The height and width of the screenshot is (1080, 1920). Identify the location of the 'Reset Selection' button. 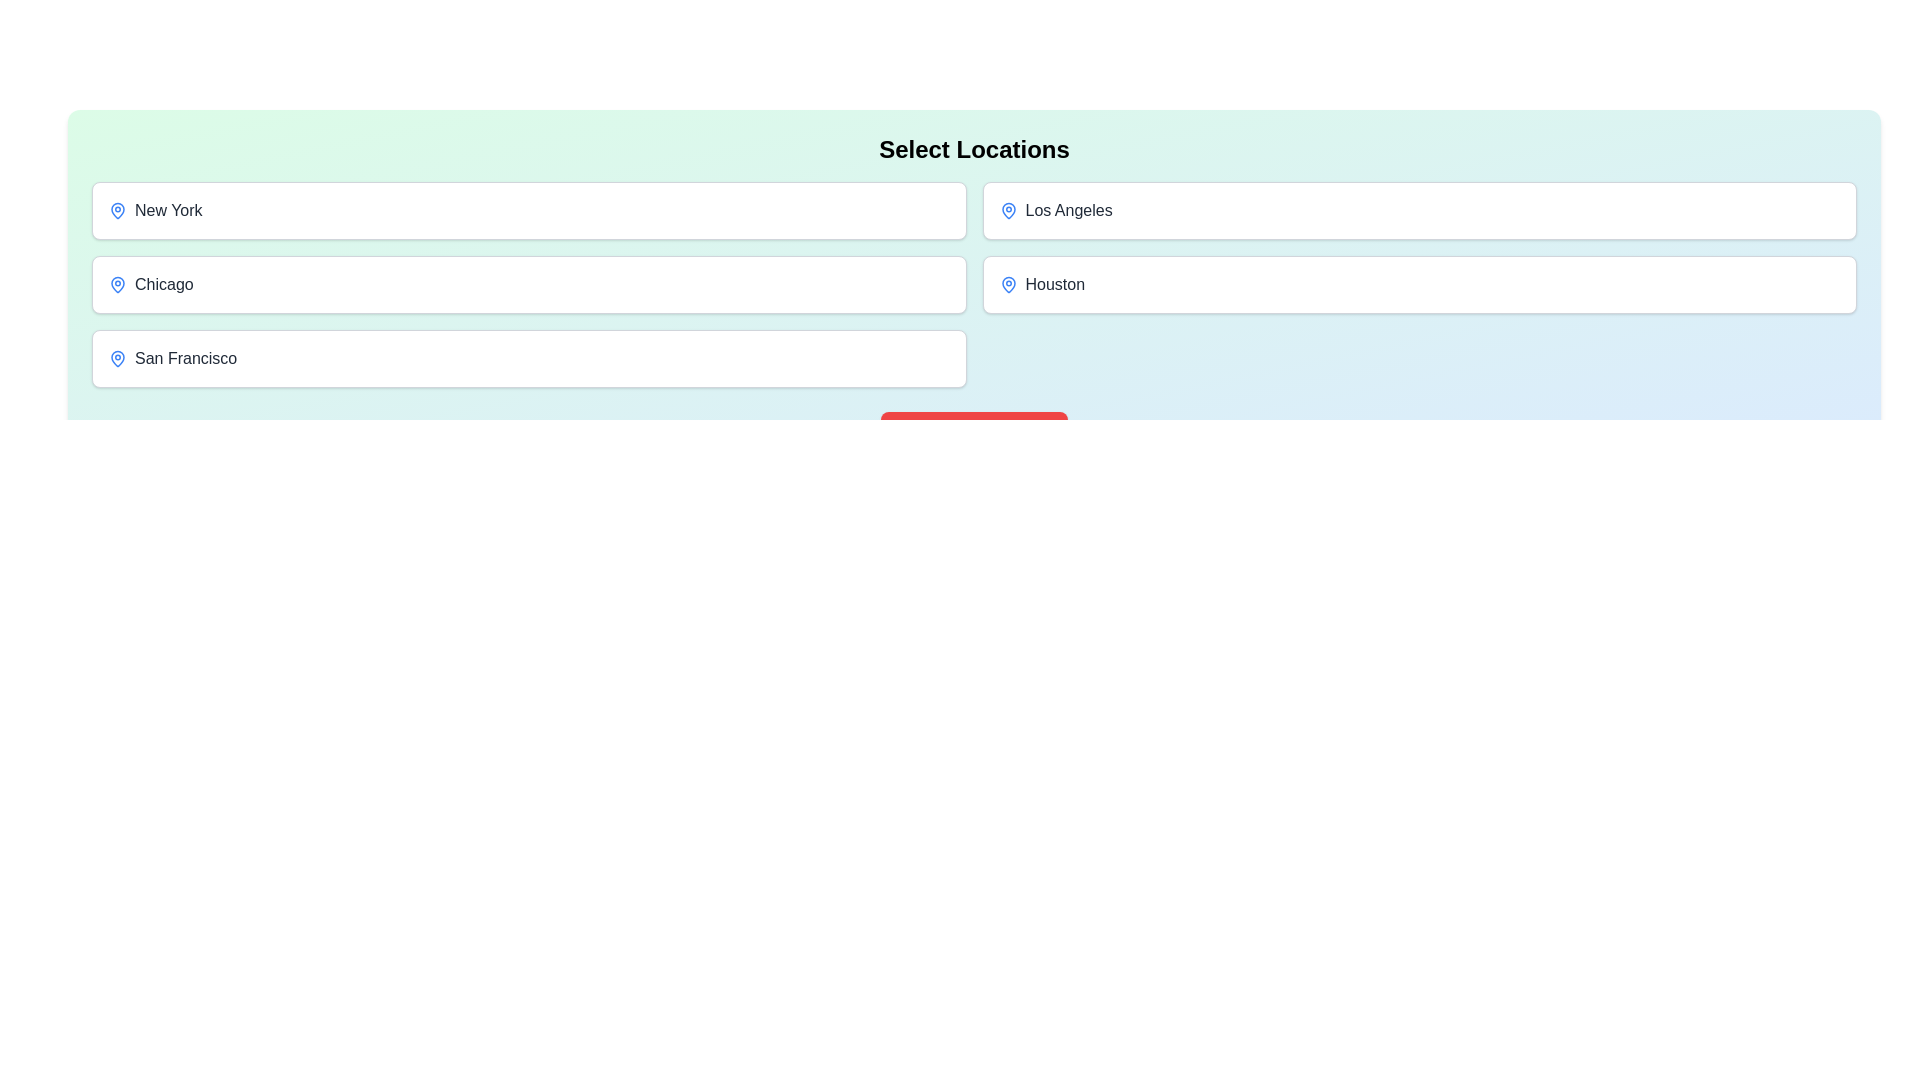
(974, 434).